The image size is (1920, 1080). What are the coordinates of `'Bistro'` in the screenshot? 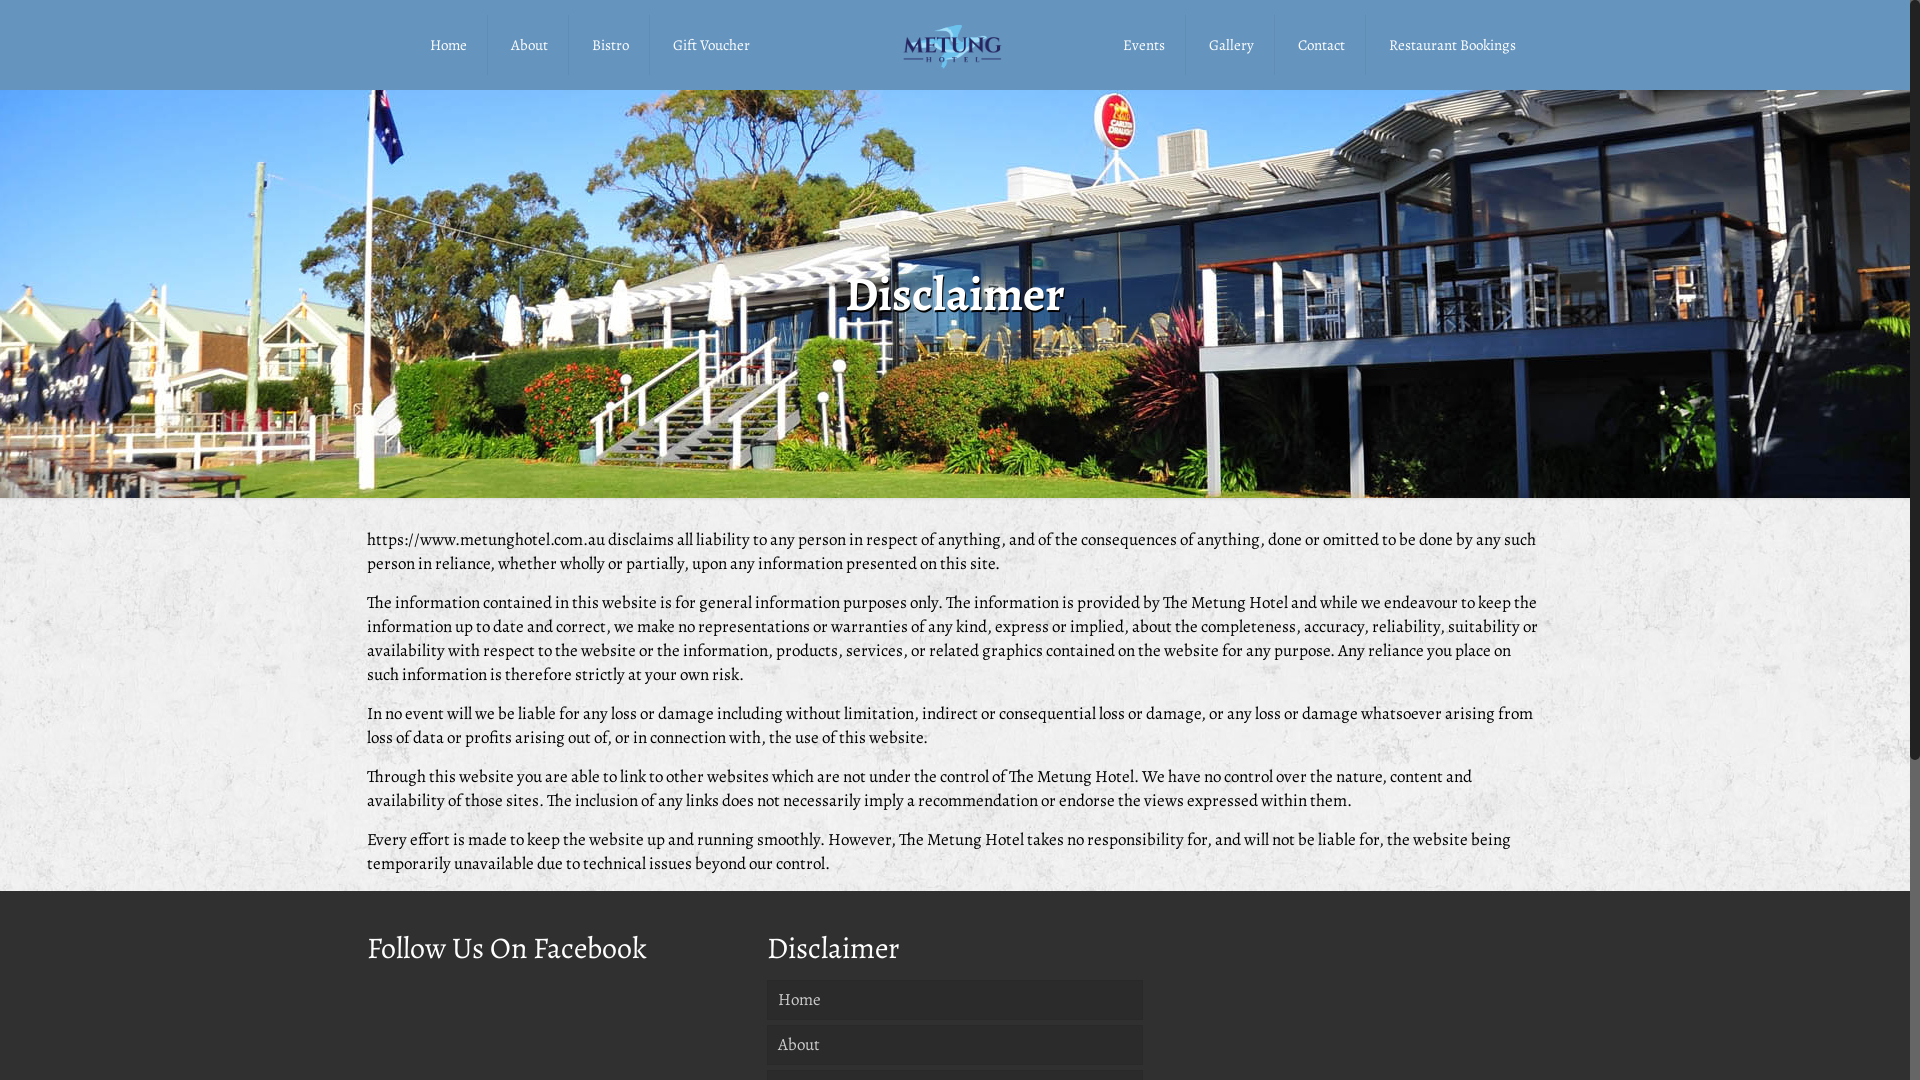 It's located at (609, 45).